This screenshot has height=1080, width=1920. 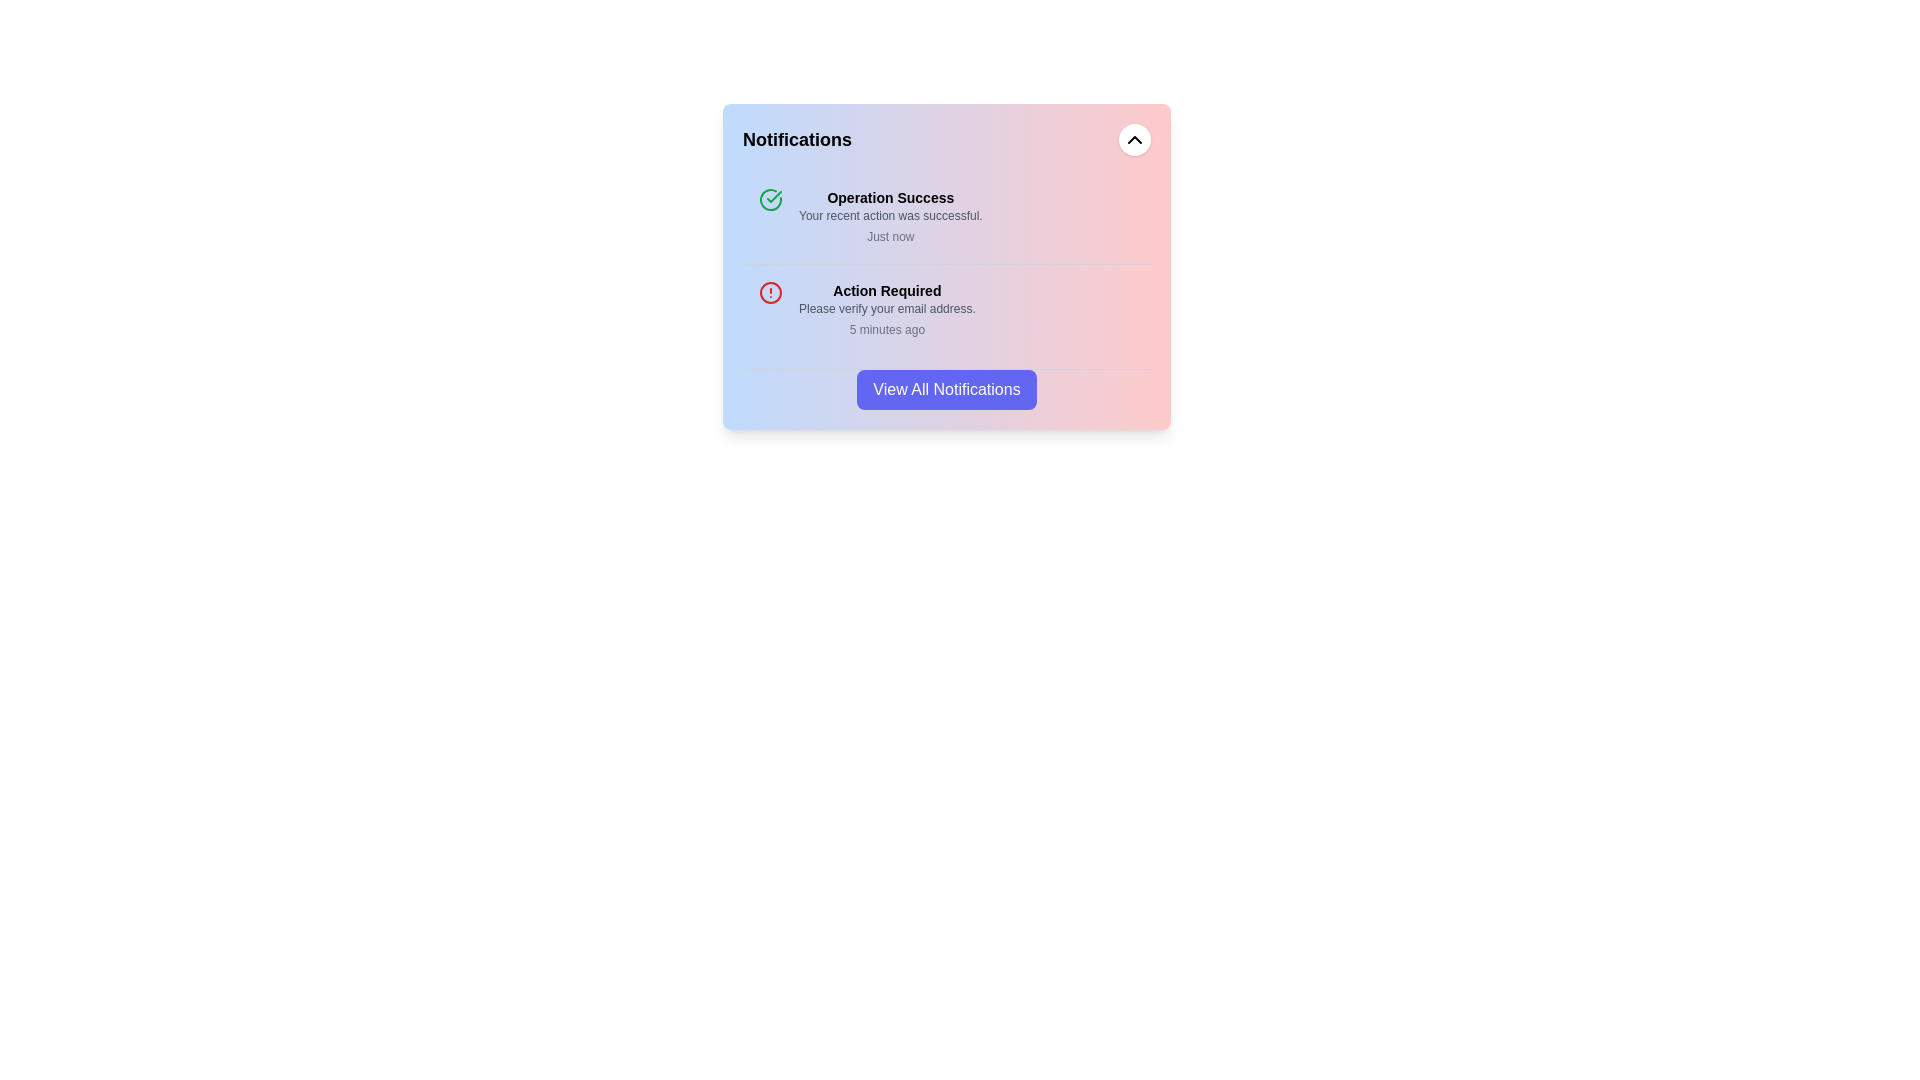 What do you see at coordinates (886, 311) in the screenshot?
I see `the title or the description of the notification entry that alerts users about an action item requiring attention, positioned below 'Operation Success' and aligned with a red circular icon` at bounding box center [886, 311].